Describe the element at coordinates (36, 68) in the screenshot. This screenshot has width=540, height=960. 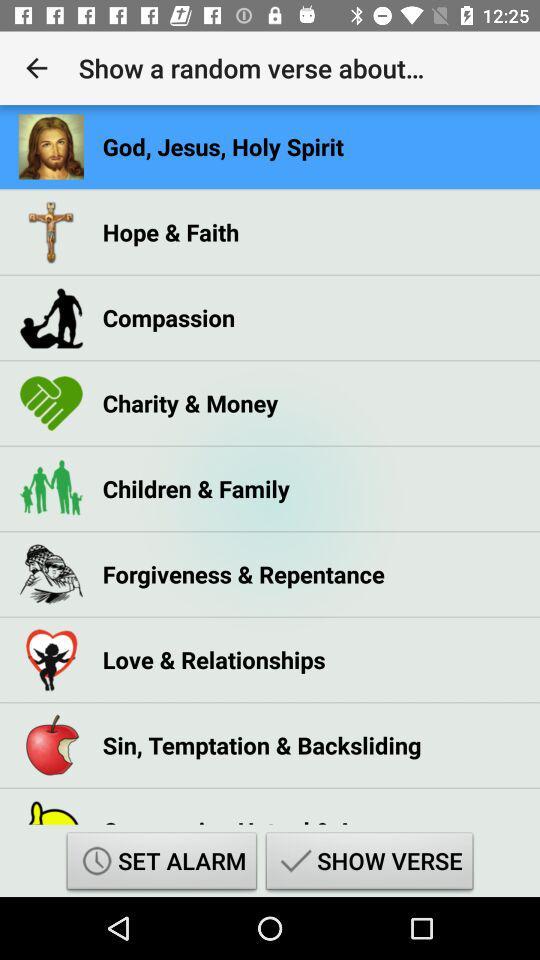
I see `the app to the left of show a random icon` at that location.